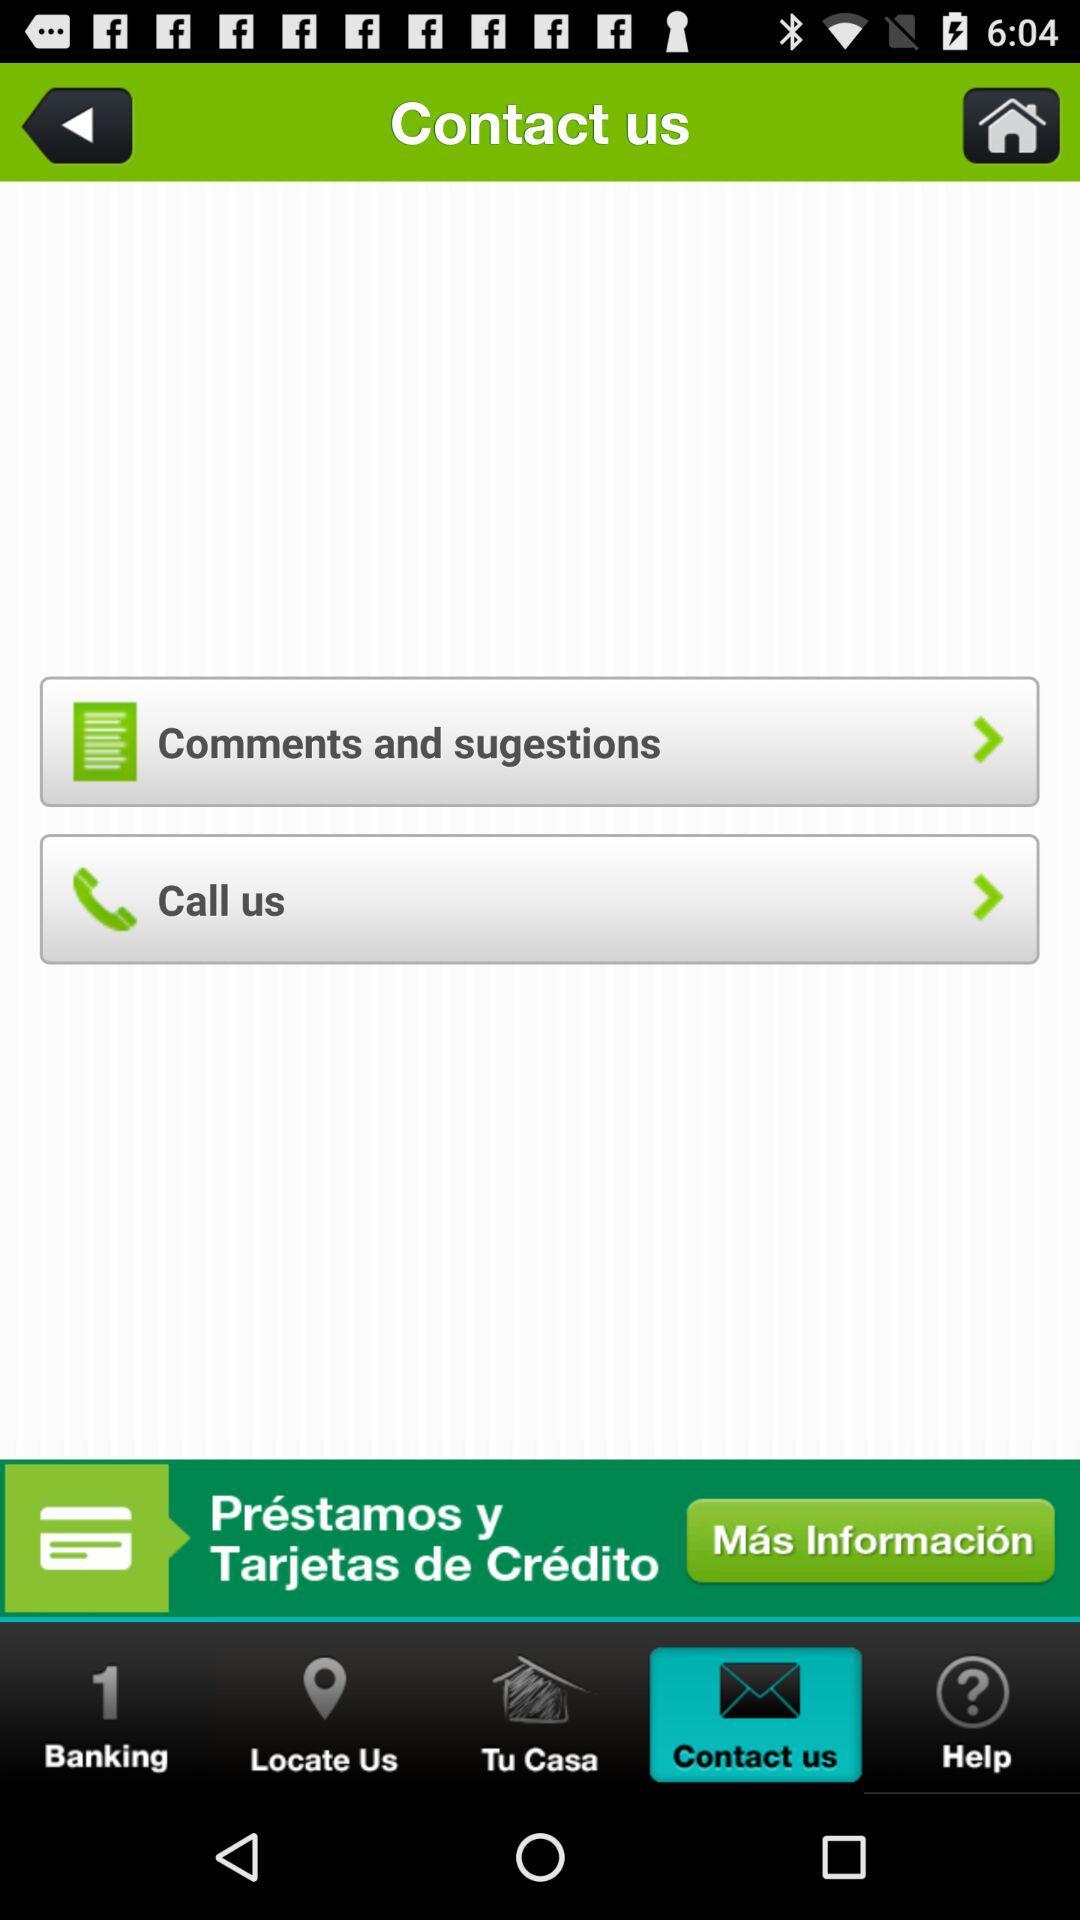 The width and height of the screenshot is (1080, 1920). What do you see at coordinates (80, 121) in the screenshot?
I see `app next to the contact us app` at bounding box center [80, 121].